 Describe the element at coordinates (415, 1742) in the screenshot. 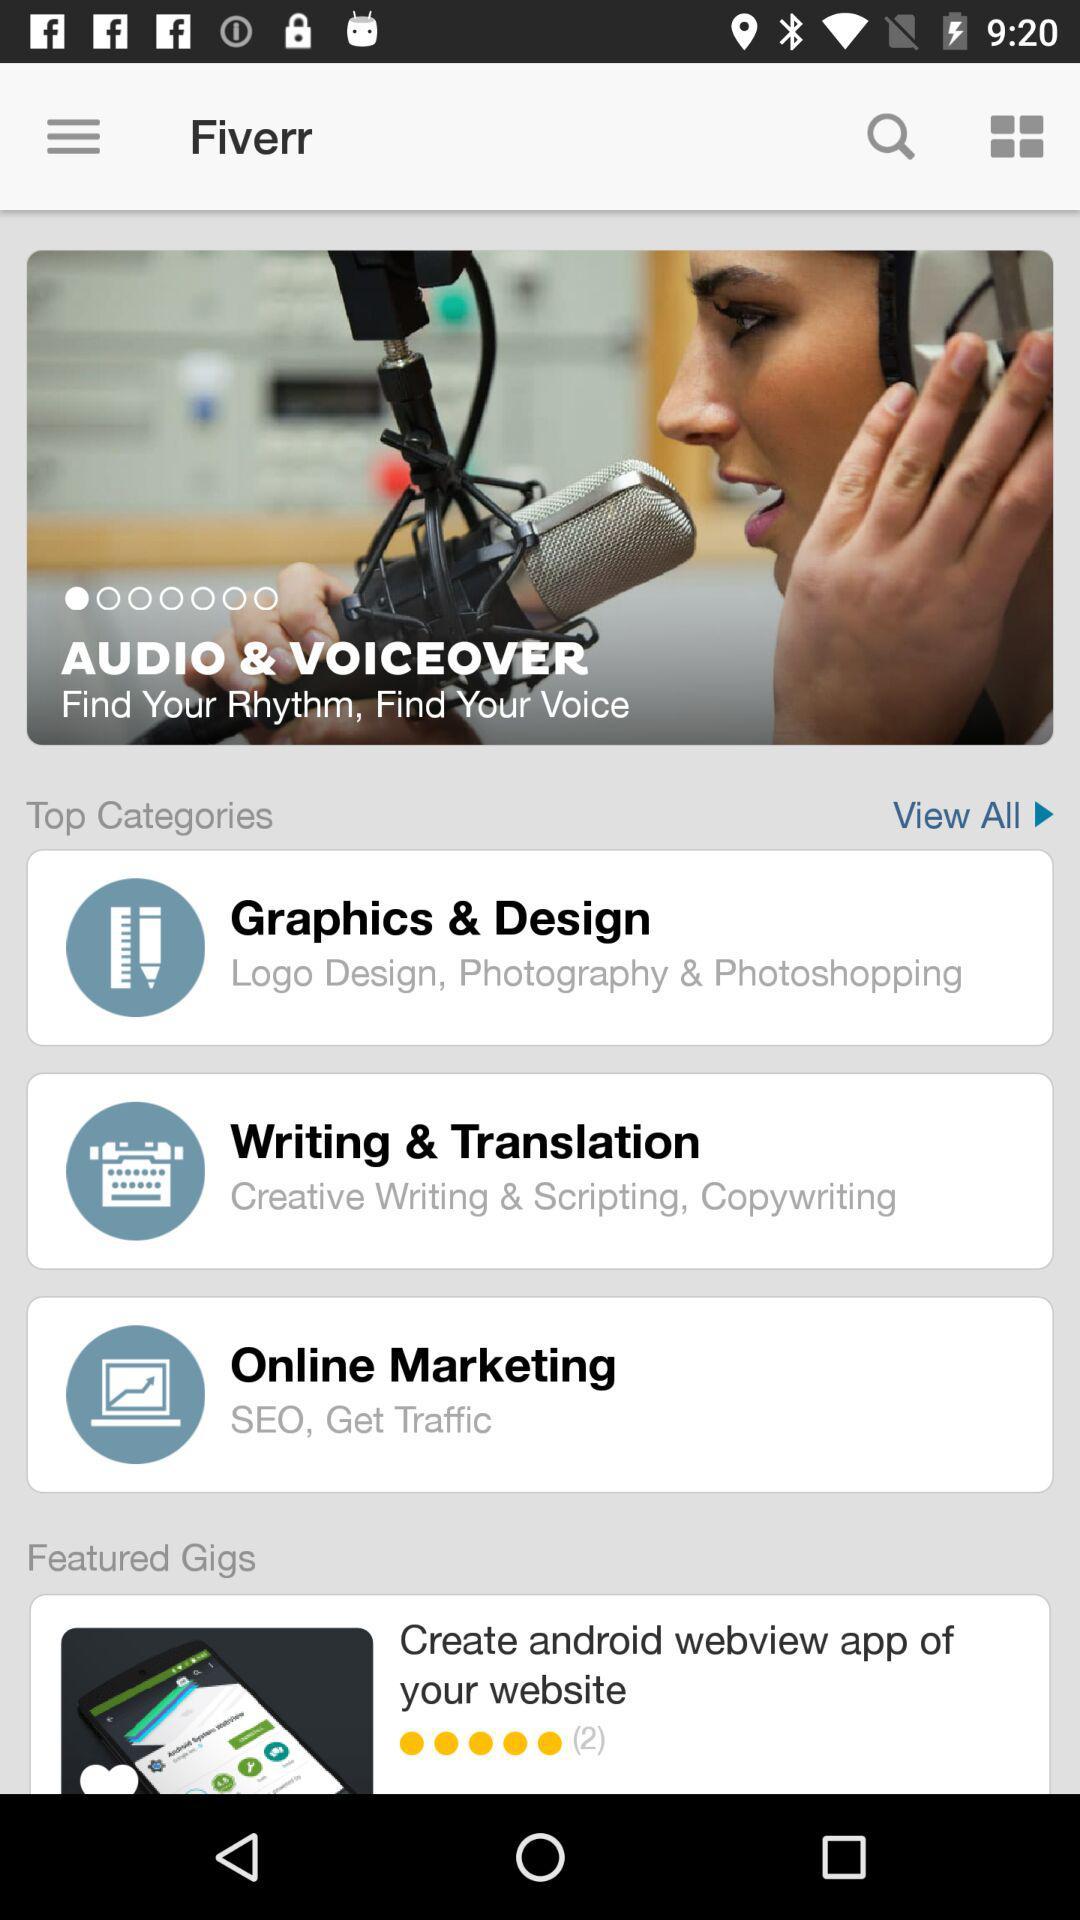

I see `the item below create android webview item` at that location.